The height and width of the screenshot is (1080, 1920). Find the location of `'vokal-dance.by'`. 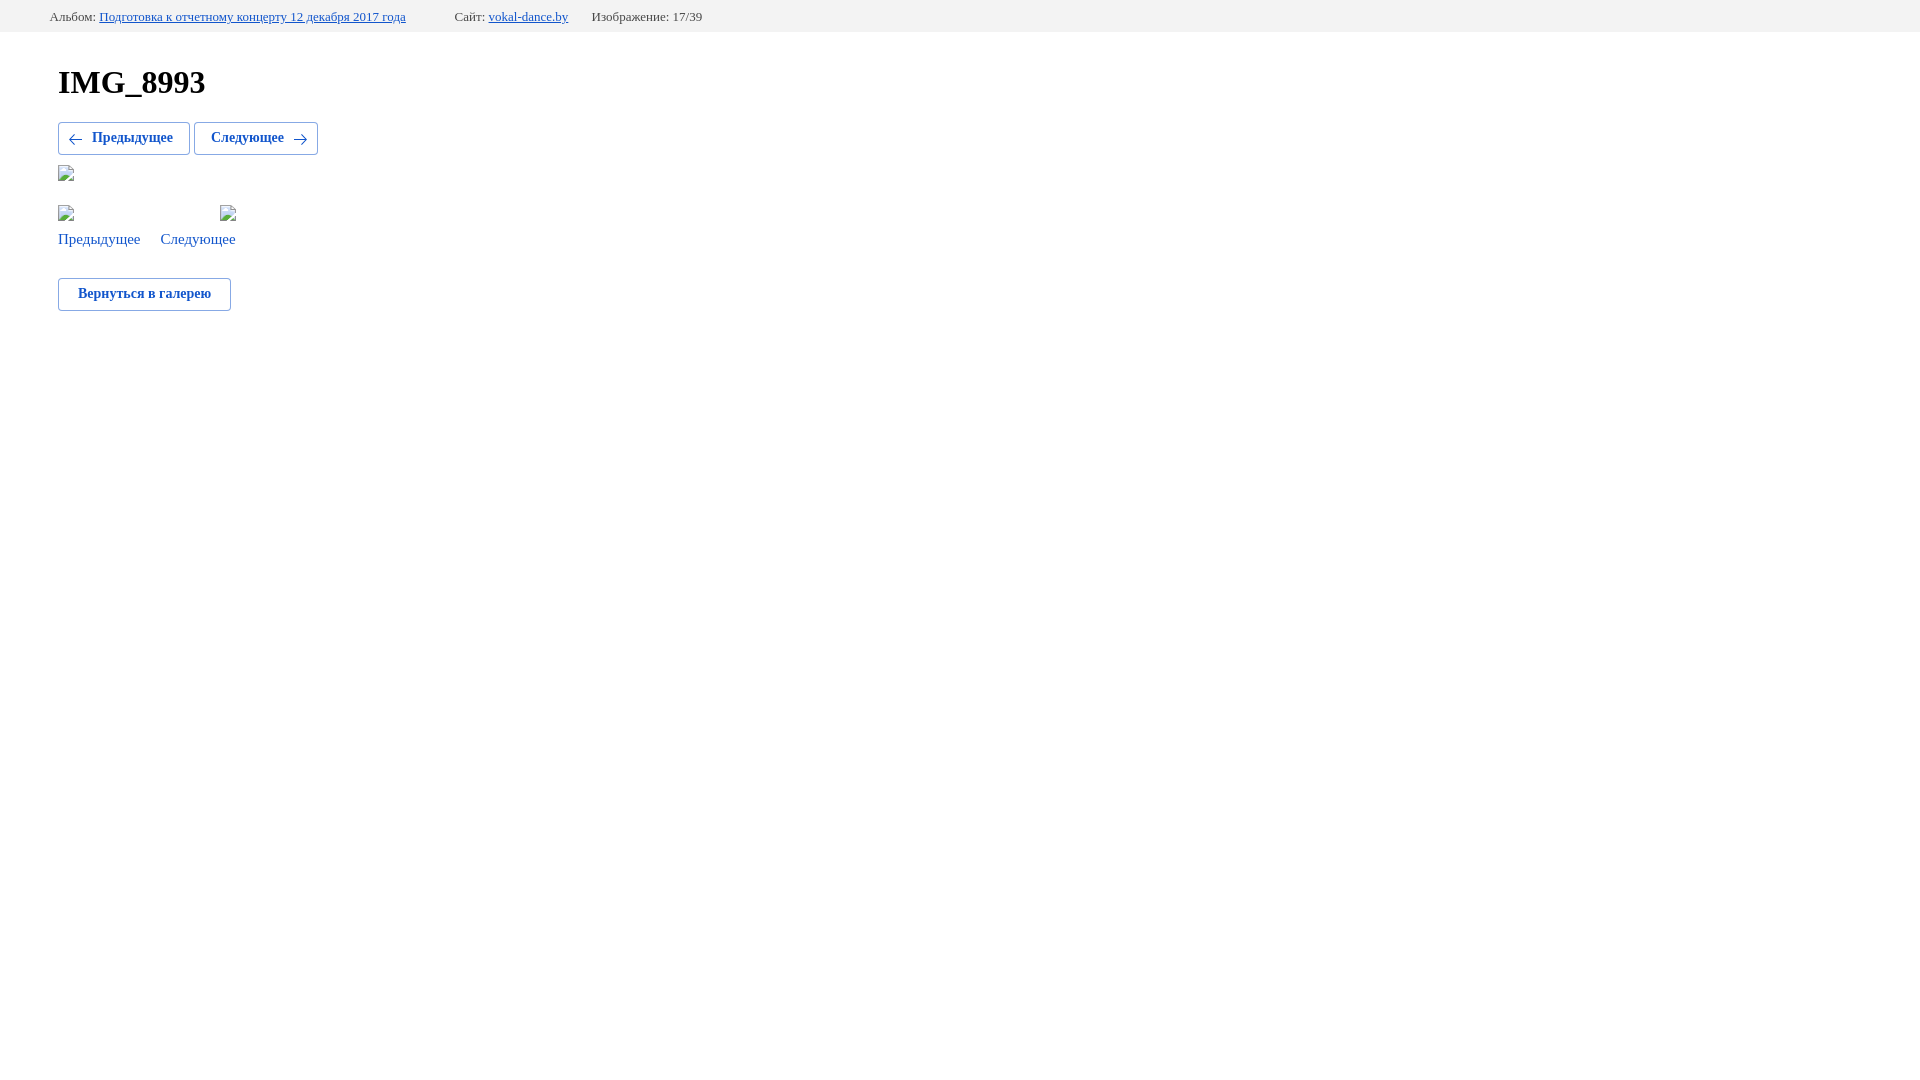

'vokal-dance.by' is located at coordinates (528, 16).